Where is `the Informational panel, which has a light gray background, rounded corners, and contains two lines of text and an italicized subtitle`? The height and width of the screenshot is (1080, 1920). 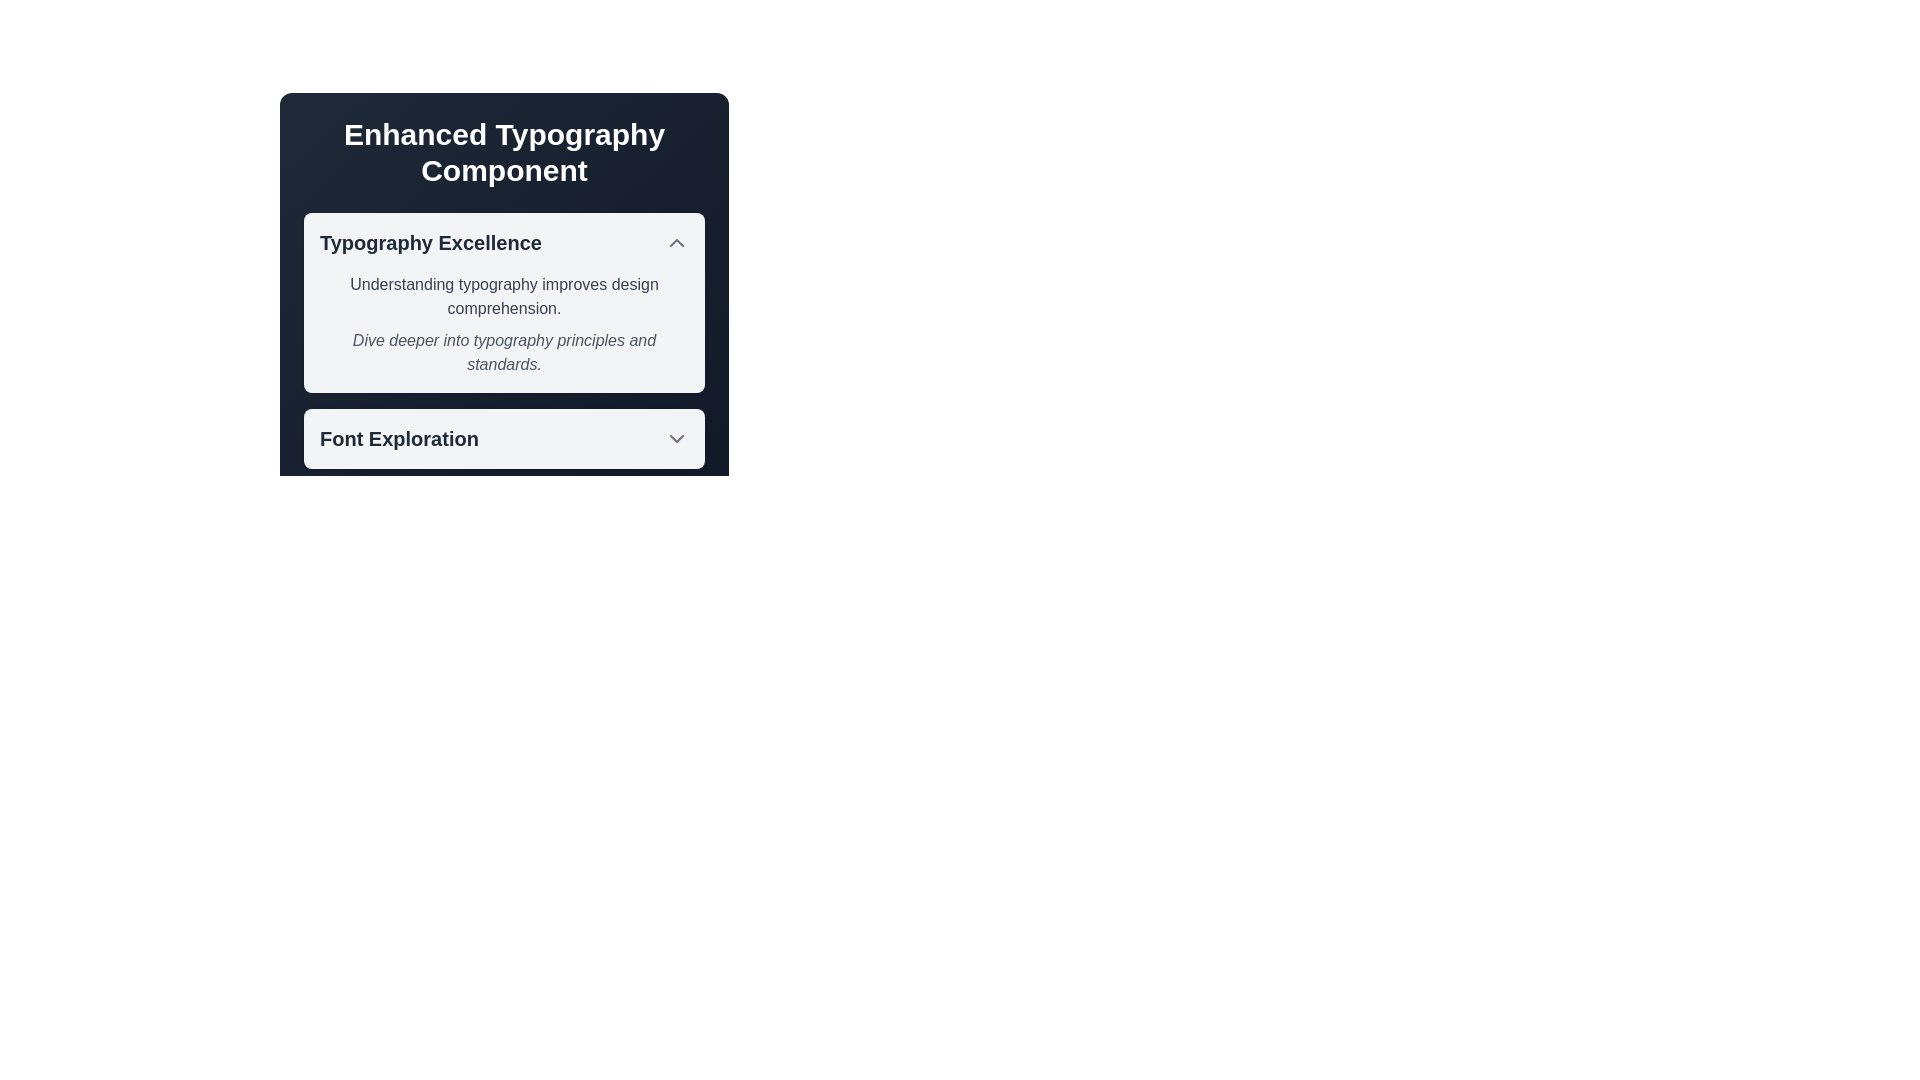
the Informational panel, which has a light gray background, rounded corners, and contains two lines of text and an italicized subtitle is located at coordinates (504, 339).